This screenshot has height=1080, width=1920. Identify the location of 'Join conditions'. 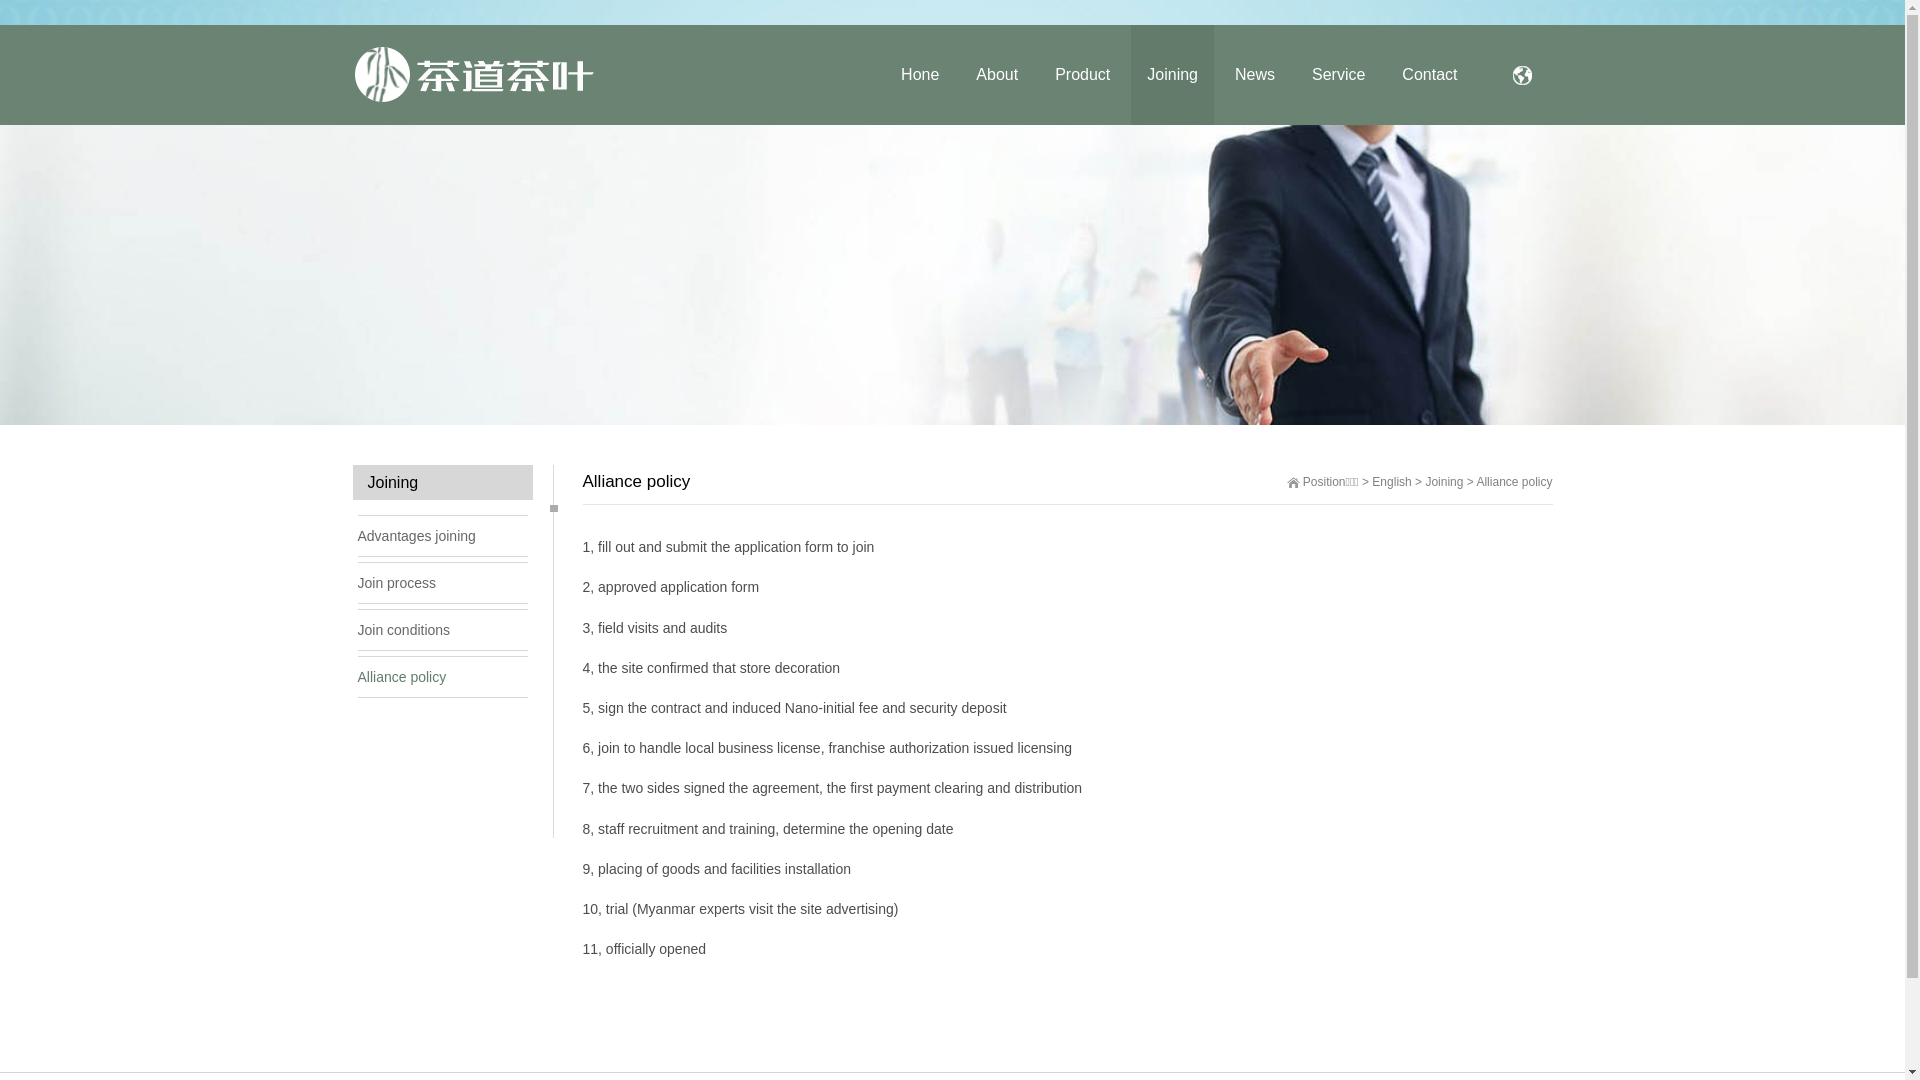
(441, 628).